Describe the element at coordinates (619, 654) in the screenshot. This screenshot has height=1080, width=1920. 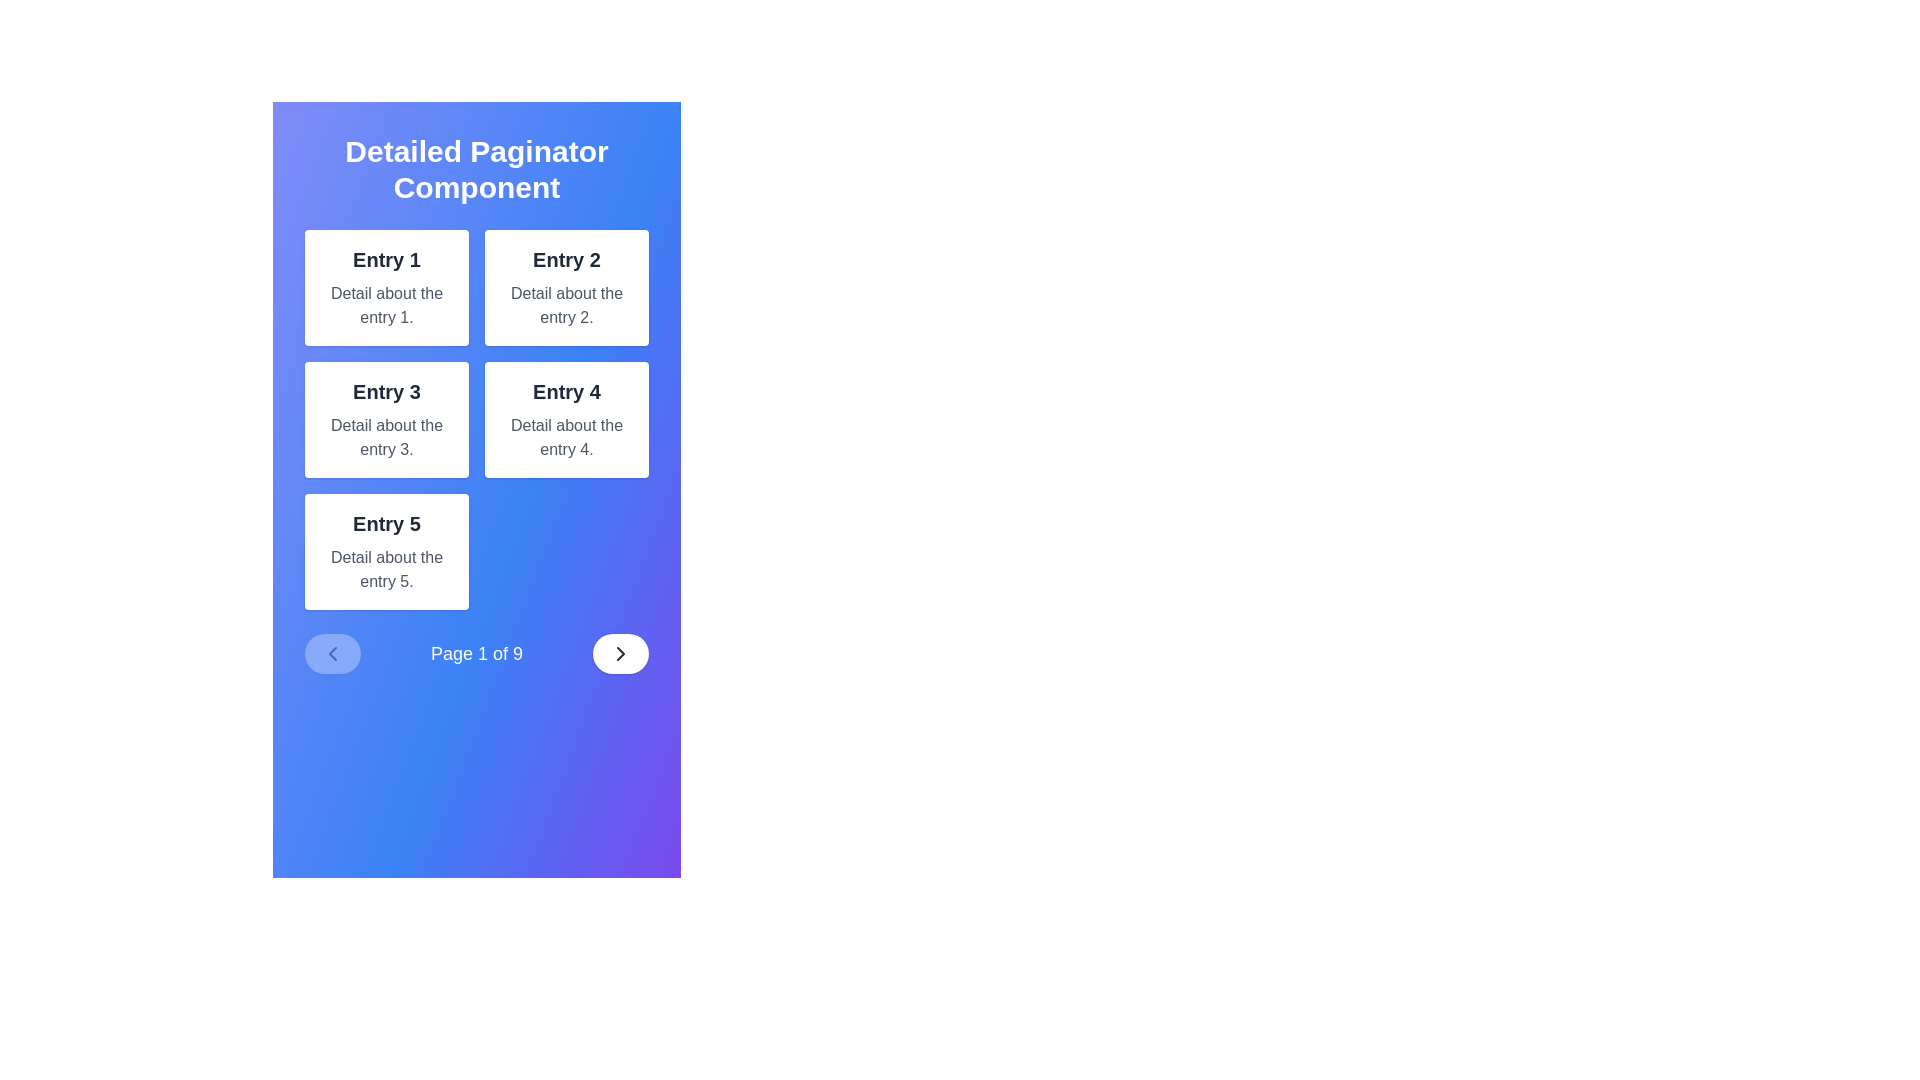
I see `the navigation icon located` at that location.